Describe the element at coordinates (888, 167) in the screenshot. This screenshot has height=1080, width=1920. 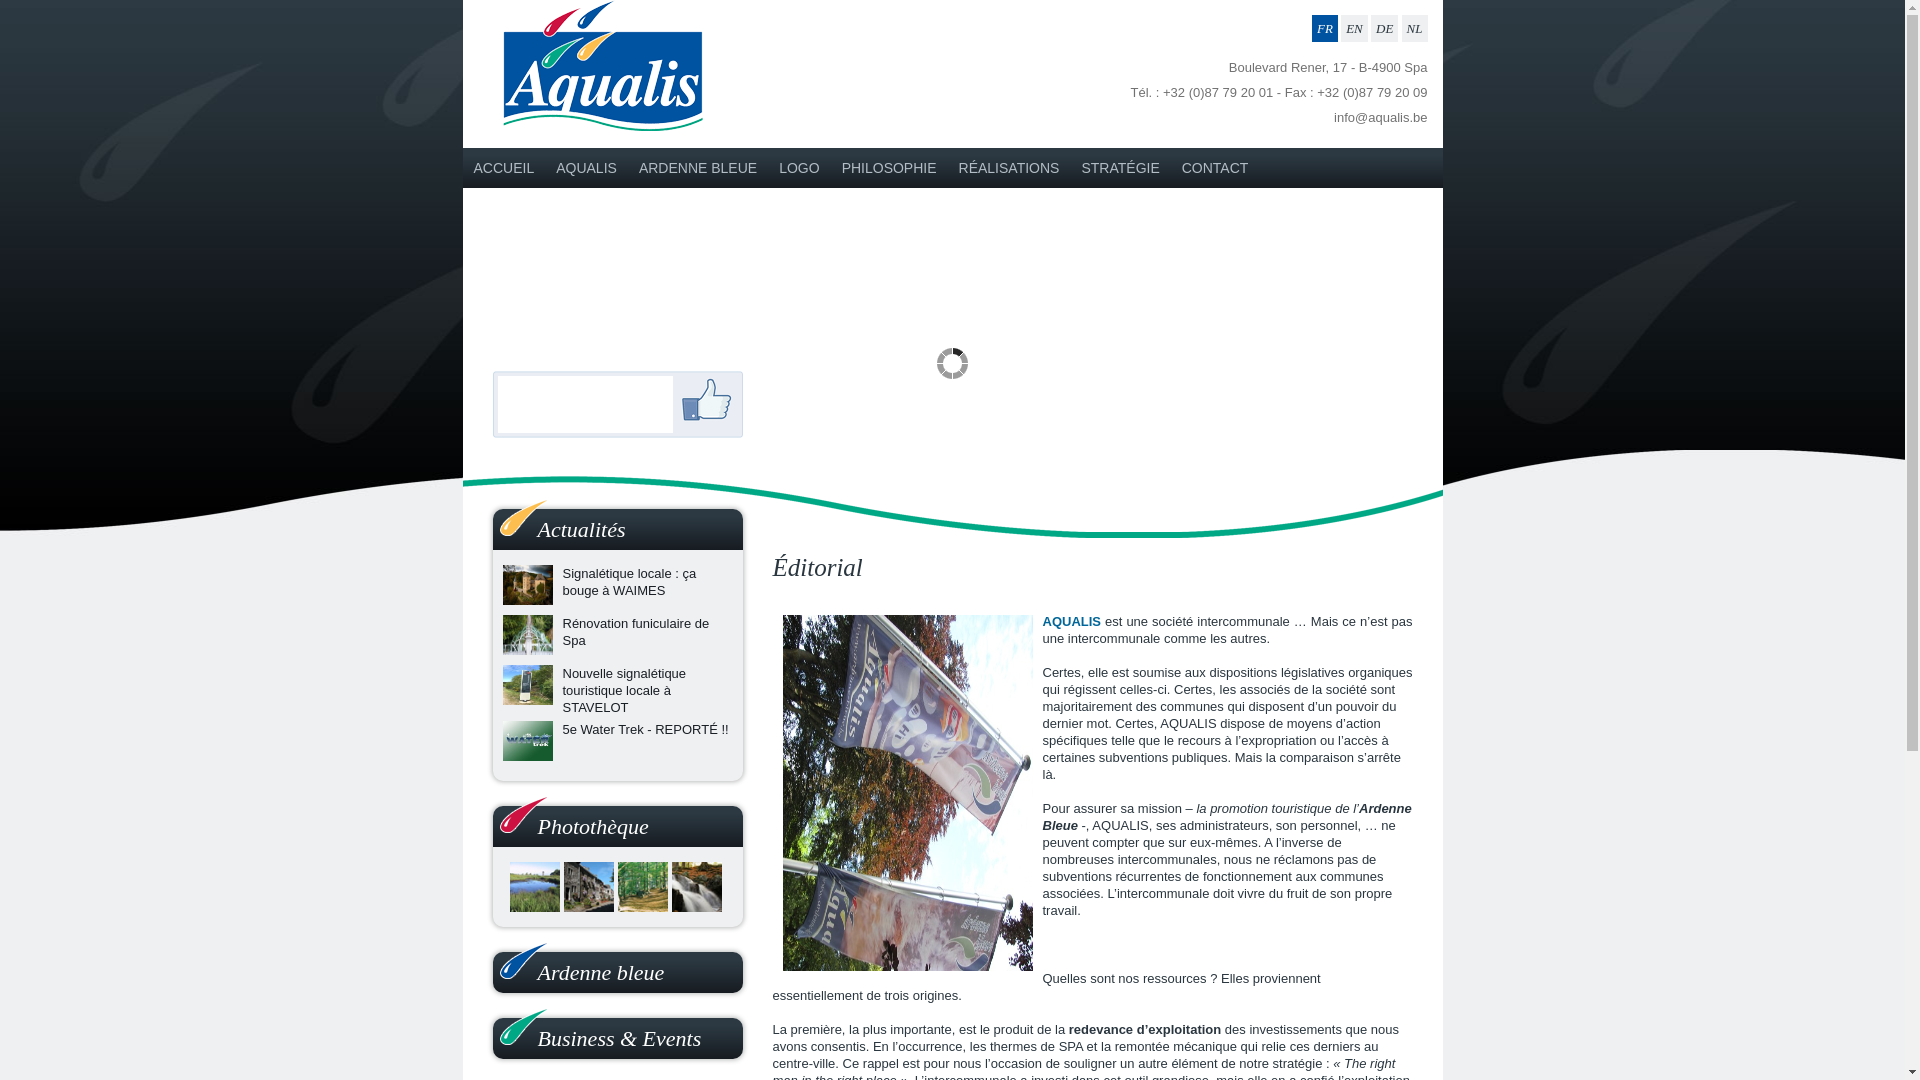
I see `'PHILOSOPHIE'` at that location.